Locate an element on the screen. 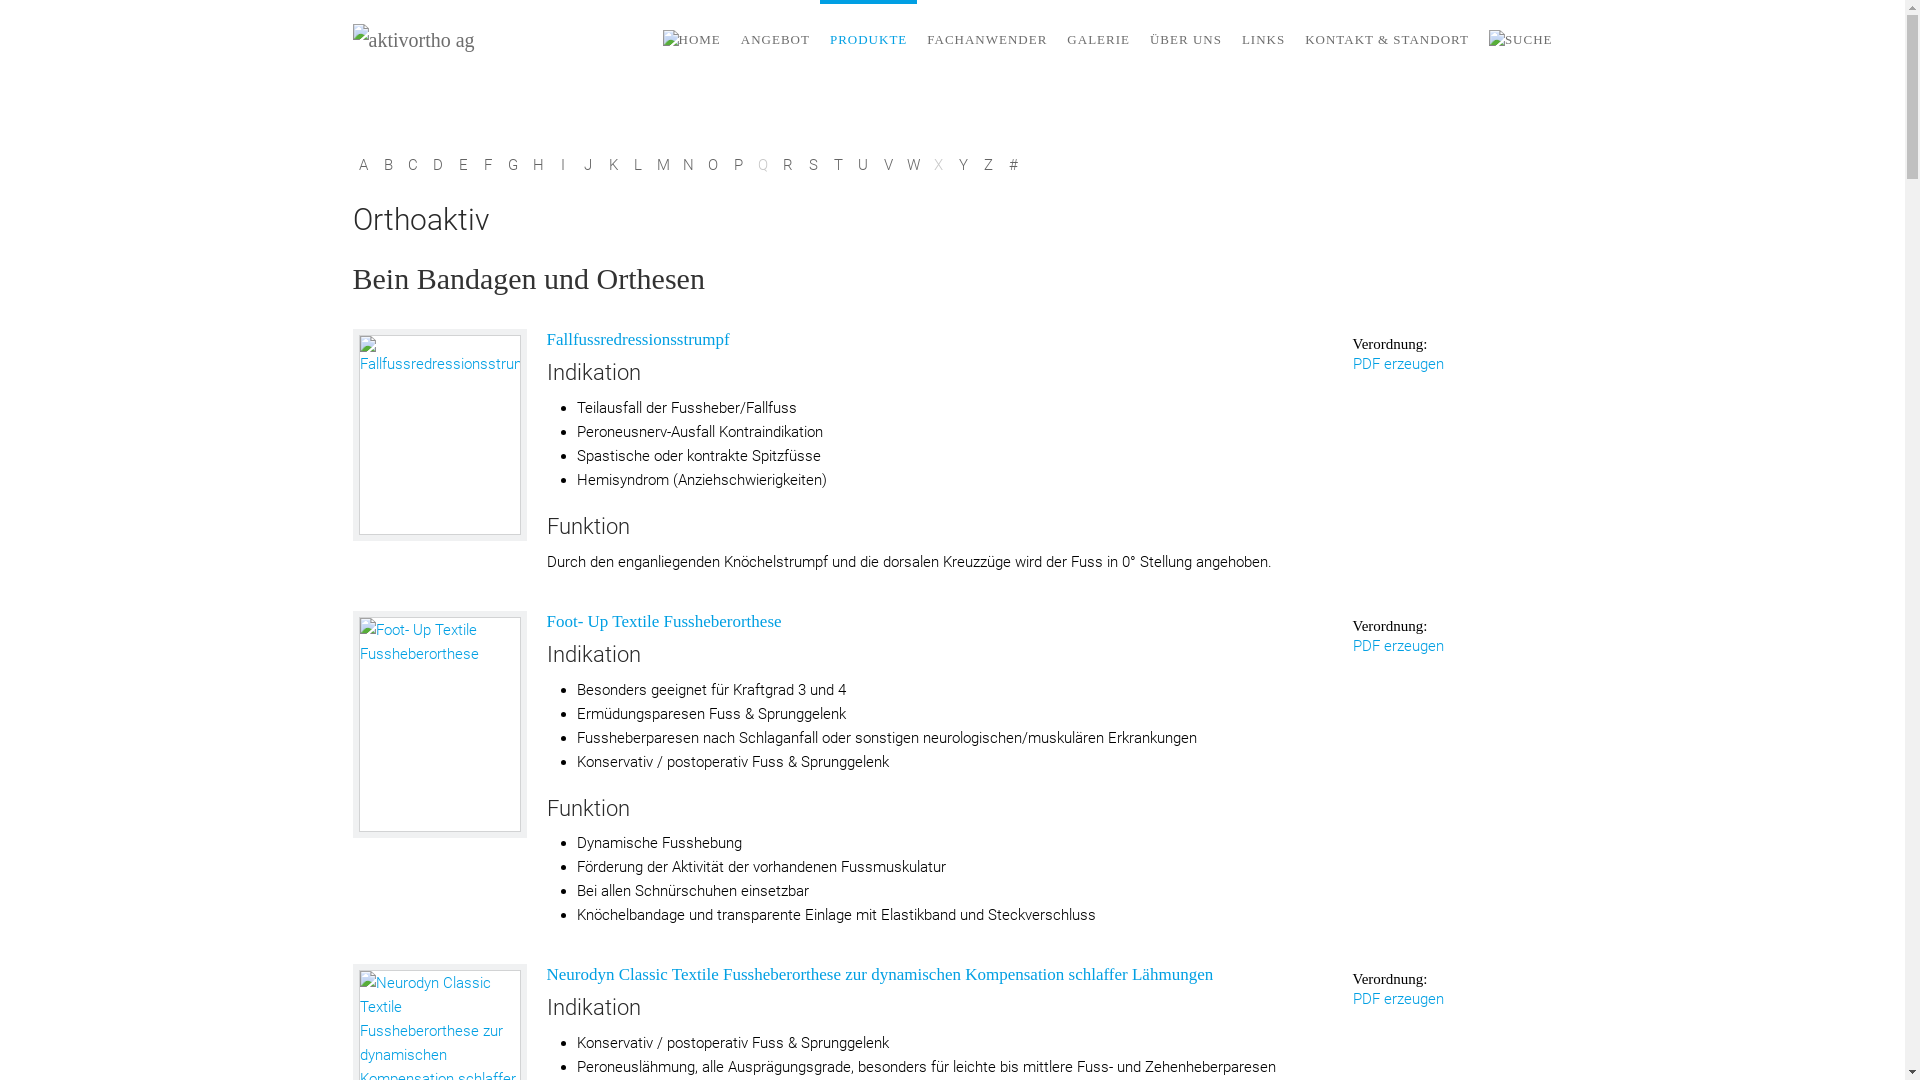 Image resolution: width=1920 pixels, height=1080 pixels. 'O' is located at coordinates (701, 164).